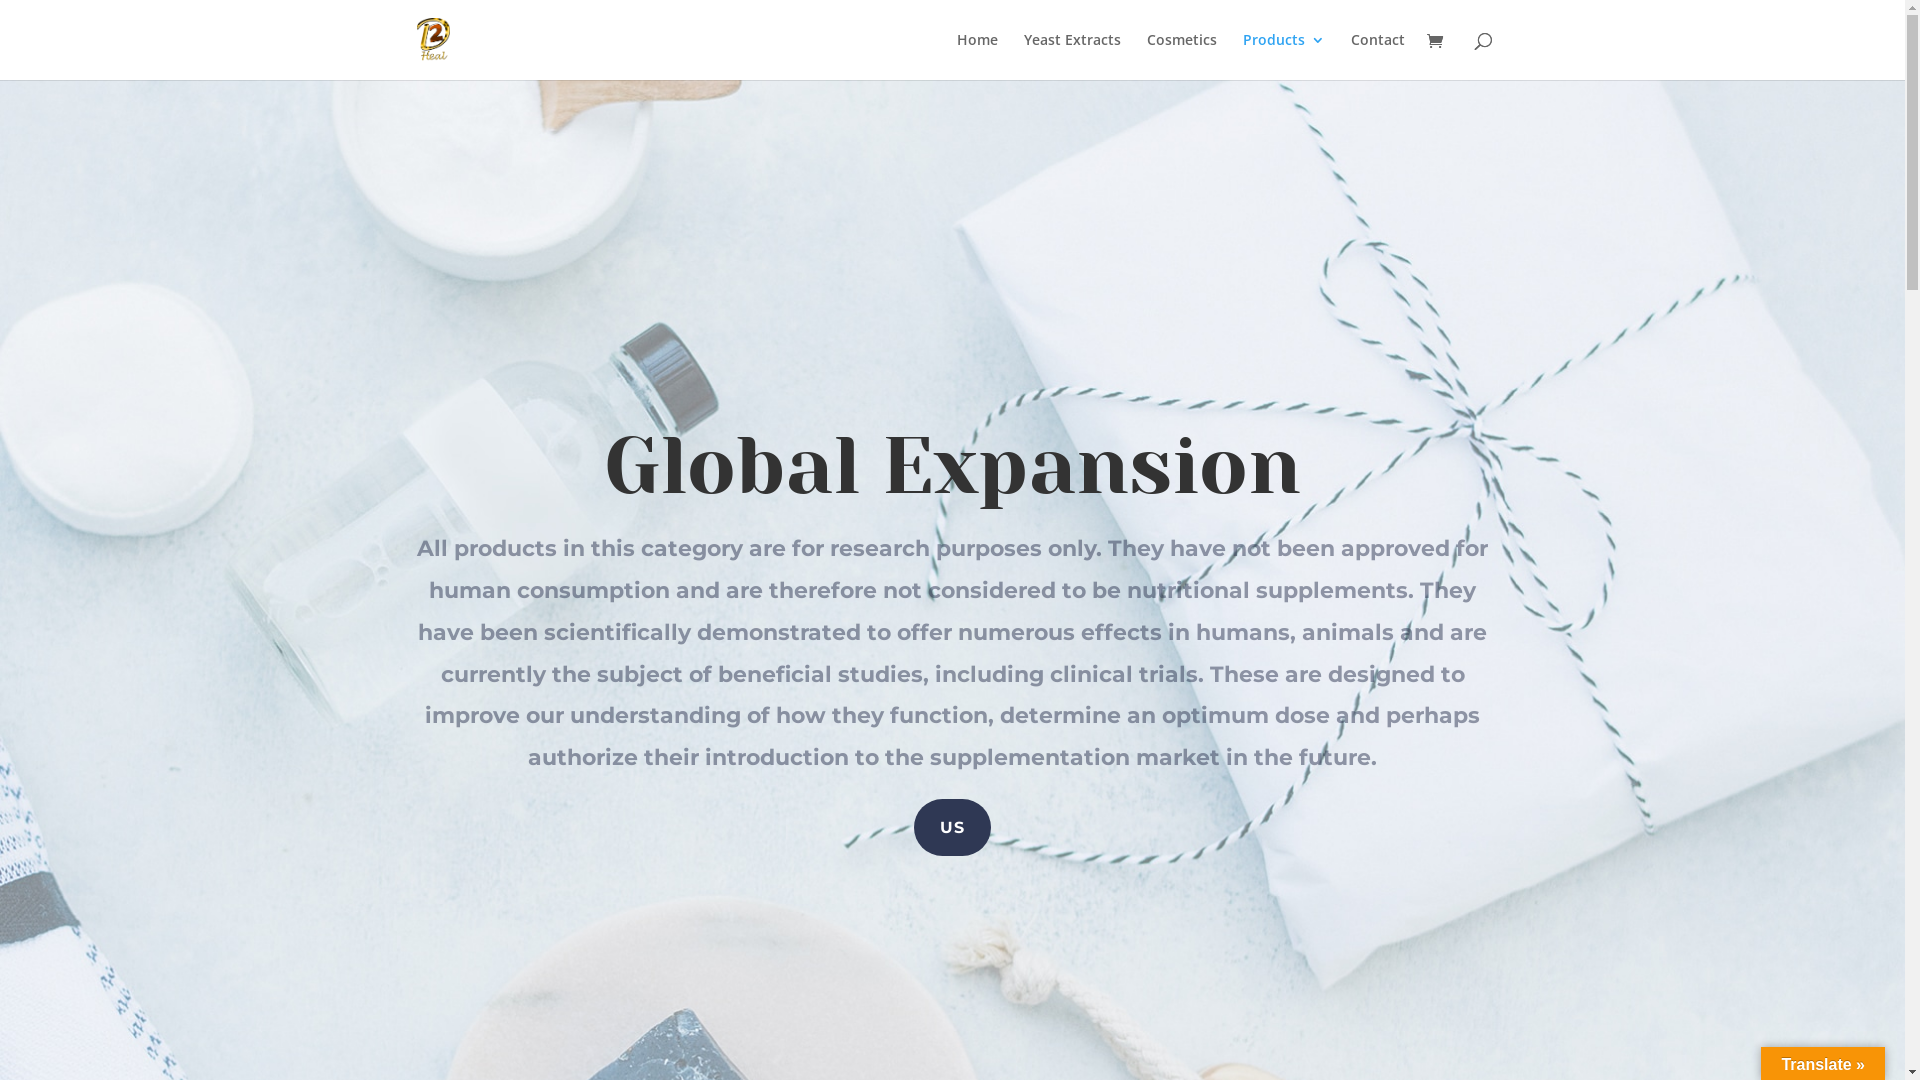  Describe the element at coordinates (1071, 55) in the screenshot. I see `'Yeast Extracts'` at that location.